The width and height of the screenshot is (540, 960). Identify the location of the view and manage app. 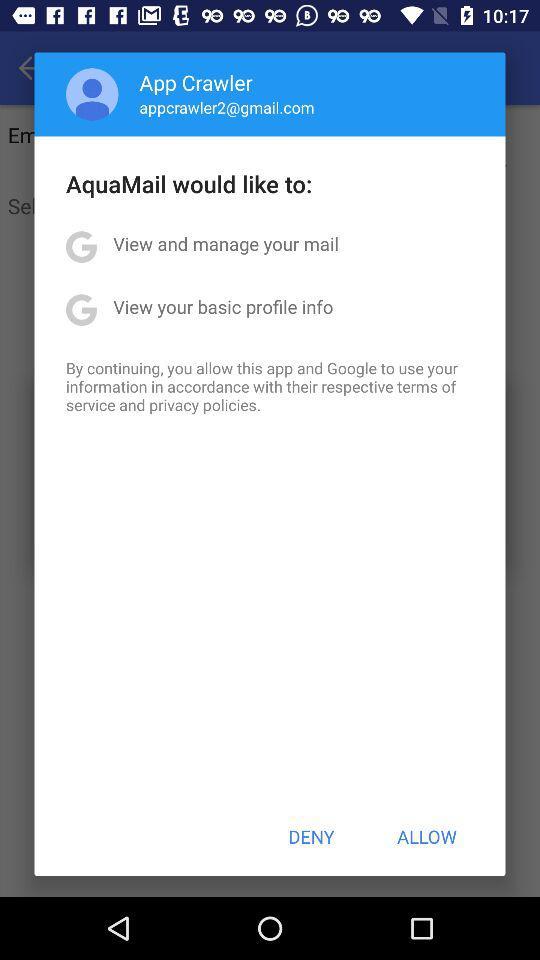
(225, 242).